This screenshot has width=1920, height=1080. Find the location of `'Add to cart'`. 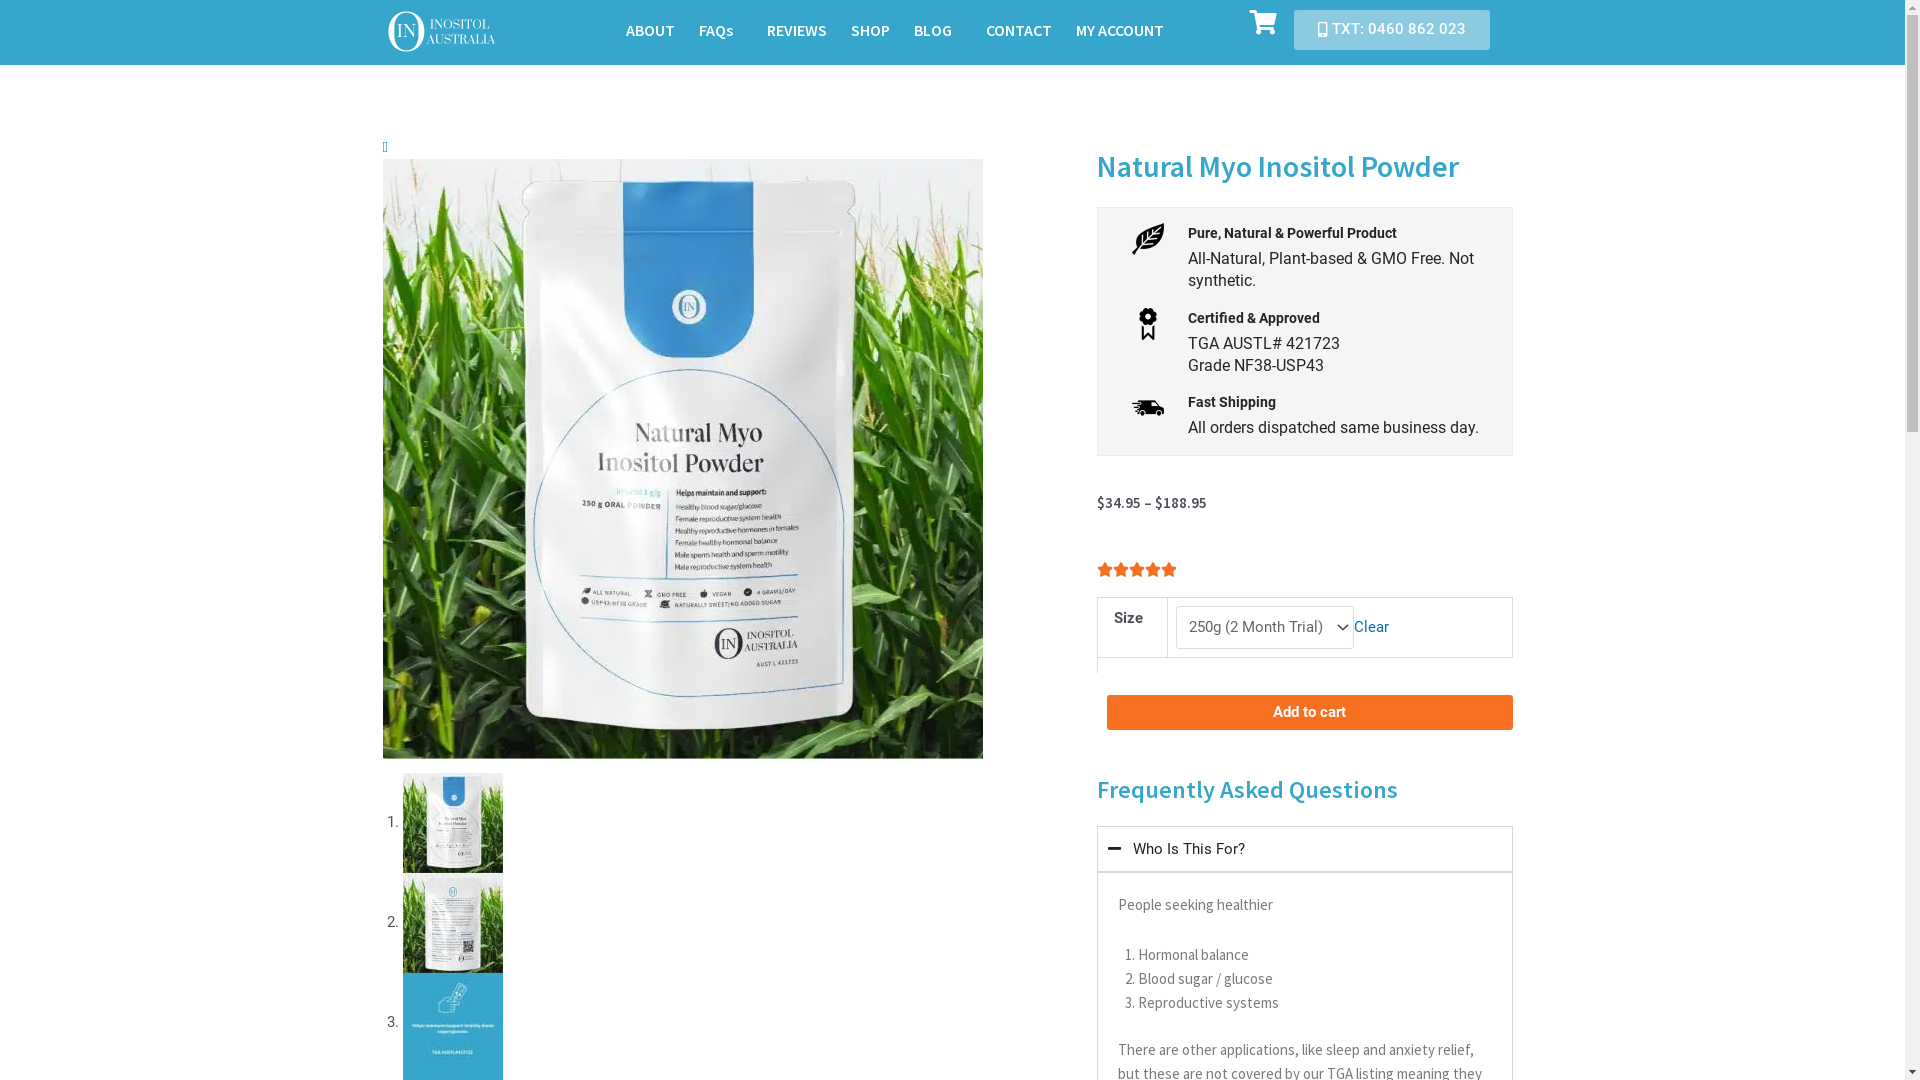

'Add to cart' is located at coordinates (1309, 711).